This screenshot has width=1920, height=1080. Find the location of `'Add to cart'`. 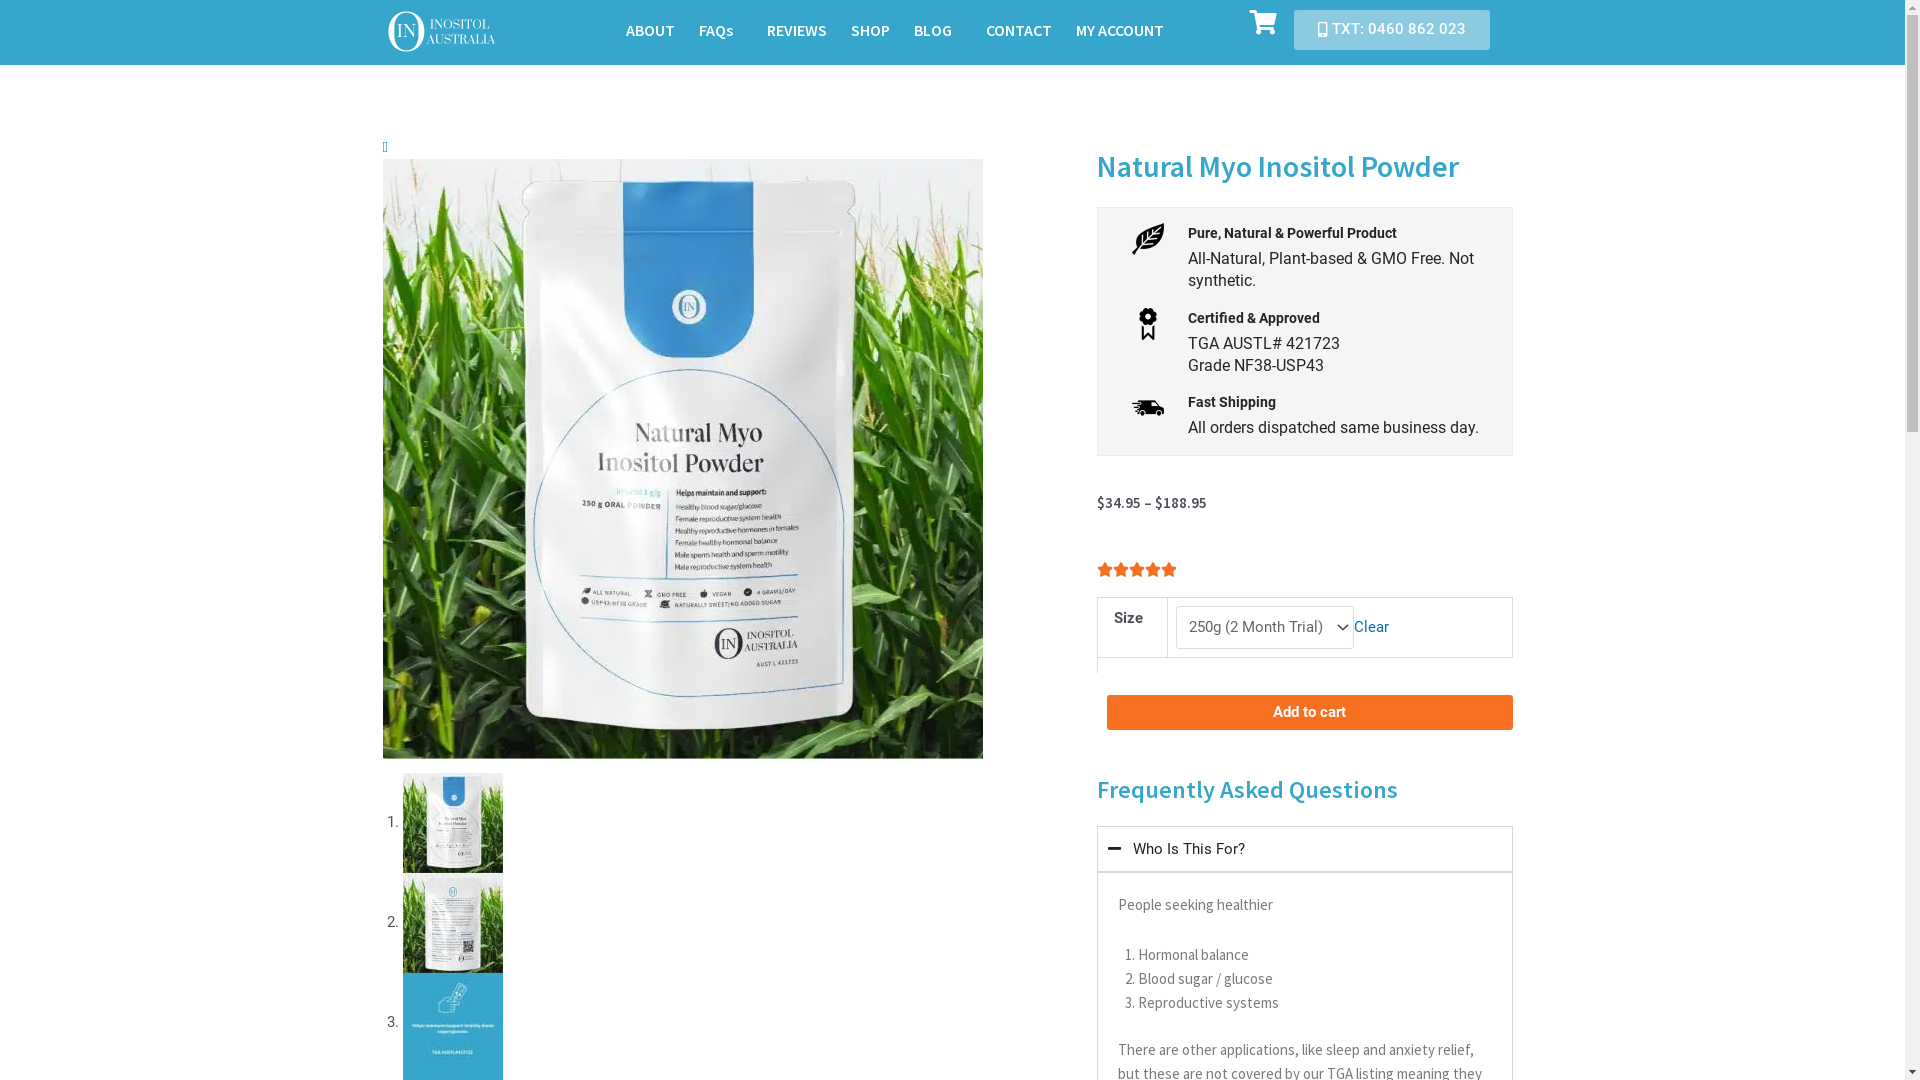

'Add to cart' is located at coordinates (1309, 711).